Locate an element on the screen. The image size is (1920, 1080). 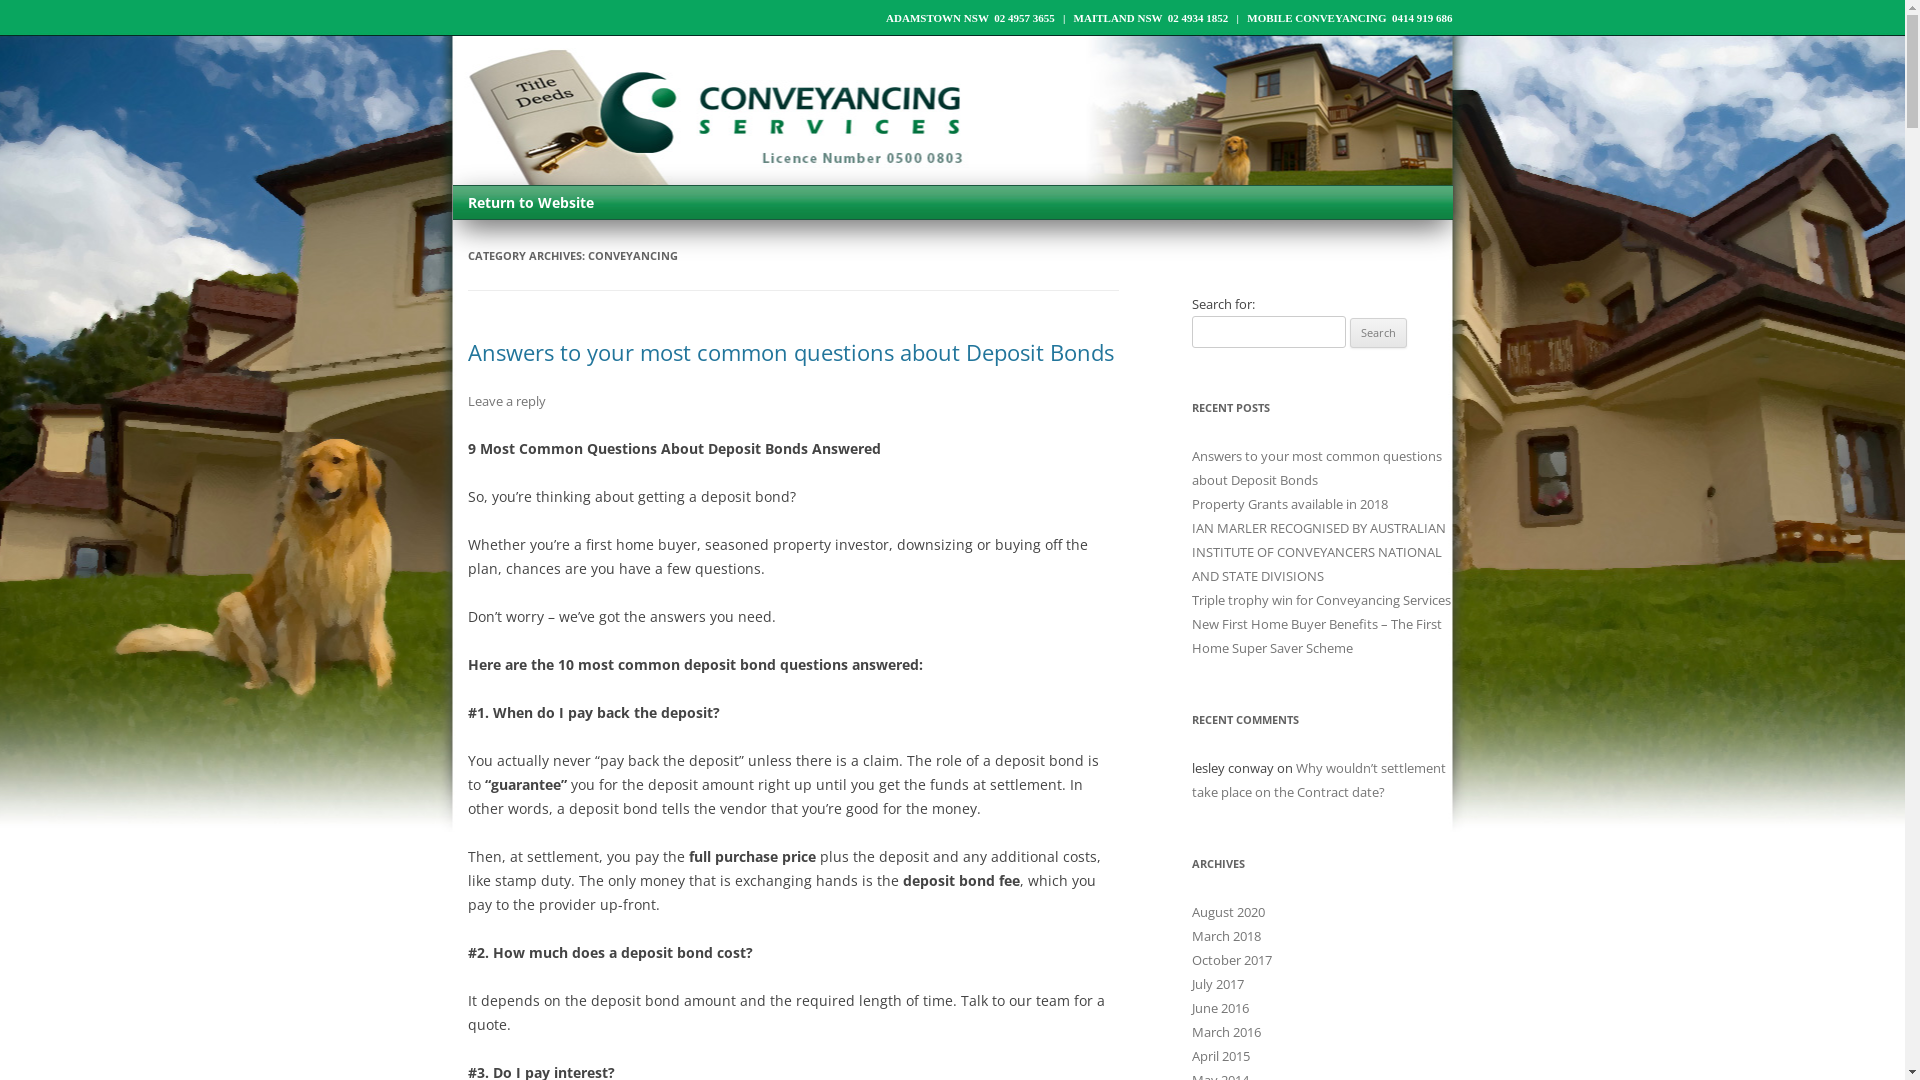
'March 2018' is located at coordinates (1225, 936).